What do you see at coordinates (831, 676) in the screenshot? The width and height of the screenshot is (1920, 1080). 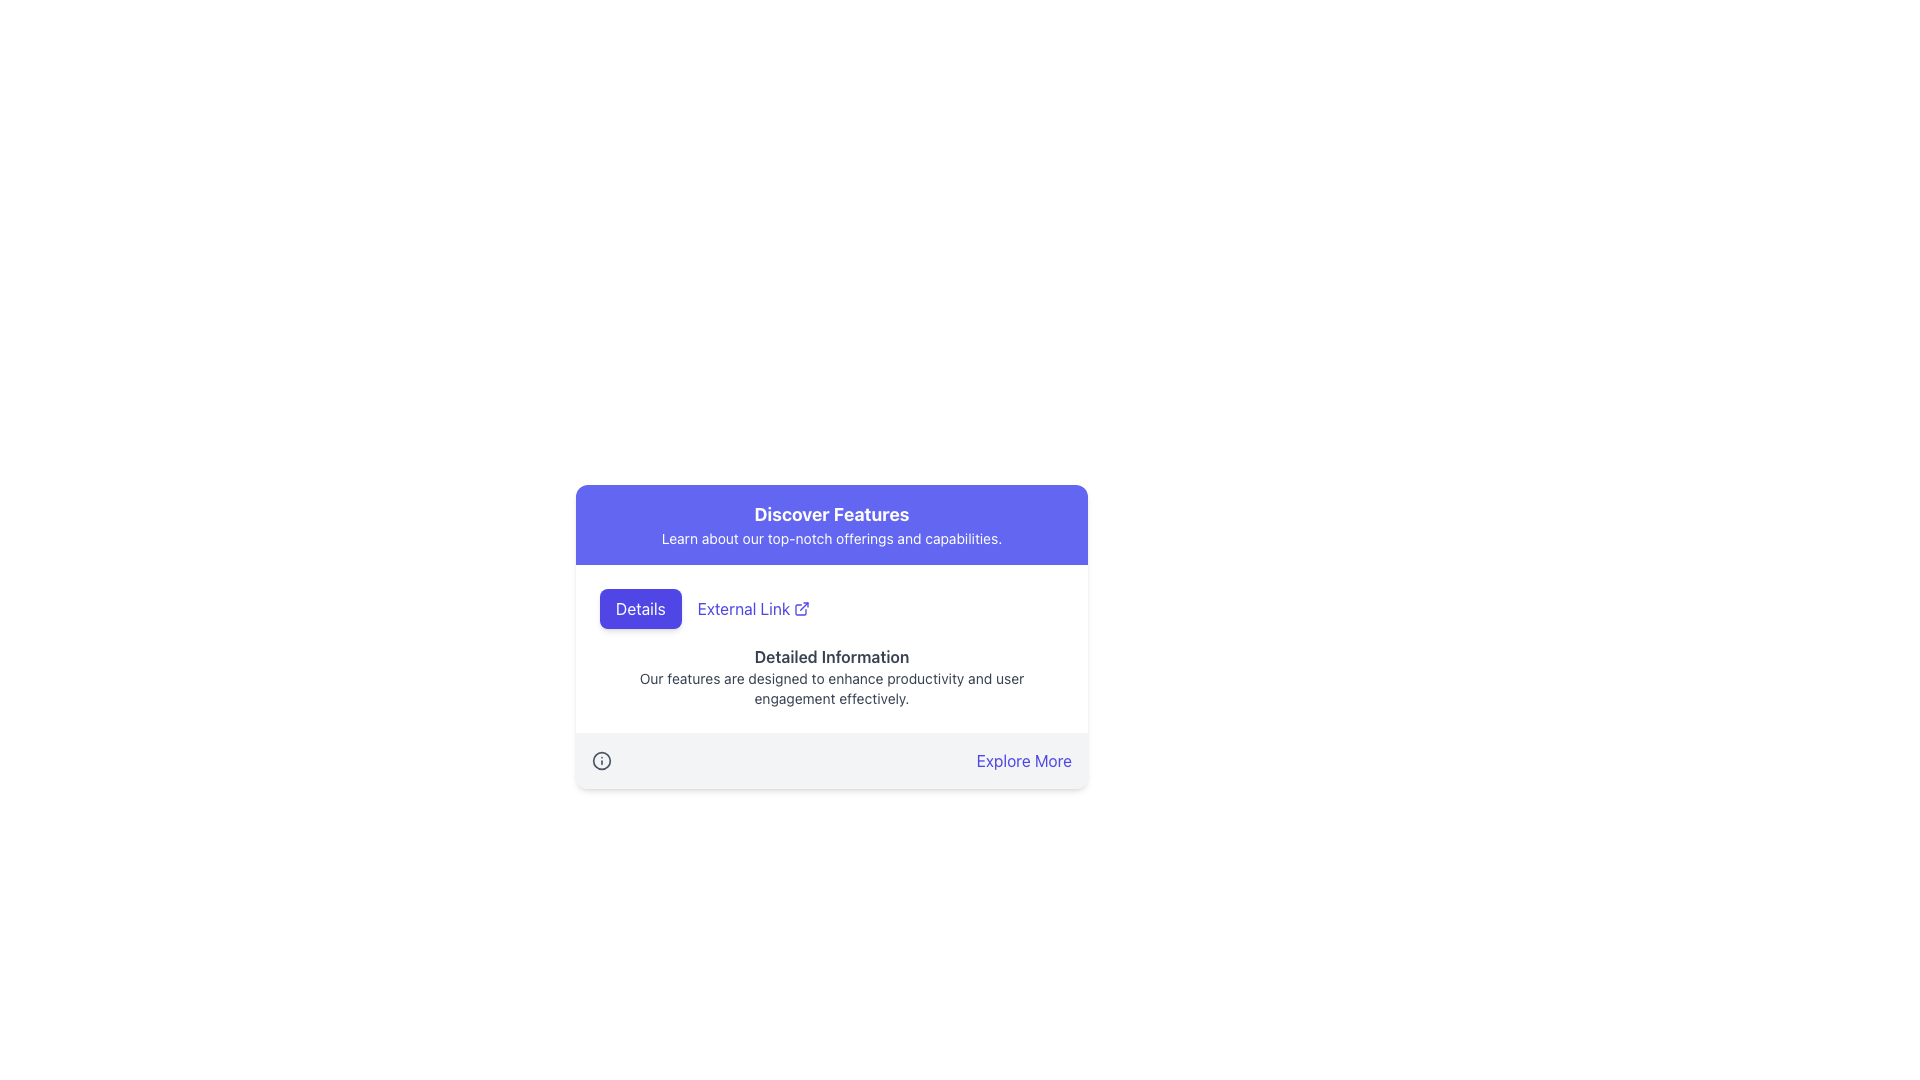 I see `the surrounding elements of the explanatory Text block that provides information about the application features, positioned below the 'Details' button and 'External Link' options` at bounding box center [831, 676].